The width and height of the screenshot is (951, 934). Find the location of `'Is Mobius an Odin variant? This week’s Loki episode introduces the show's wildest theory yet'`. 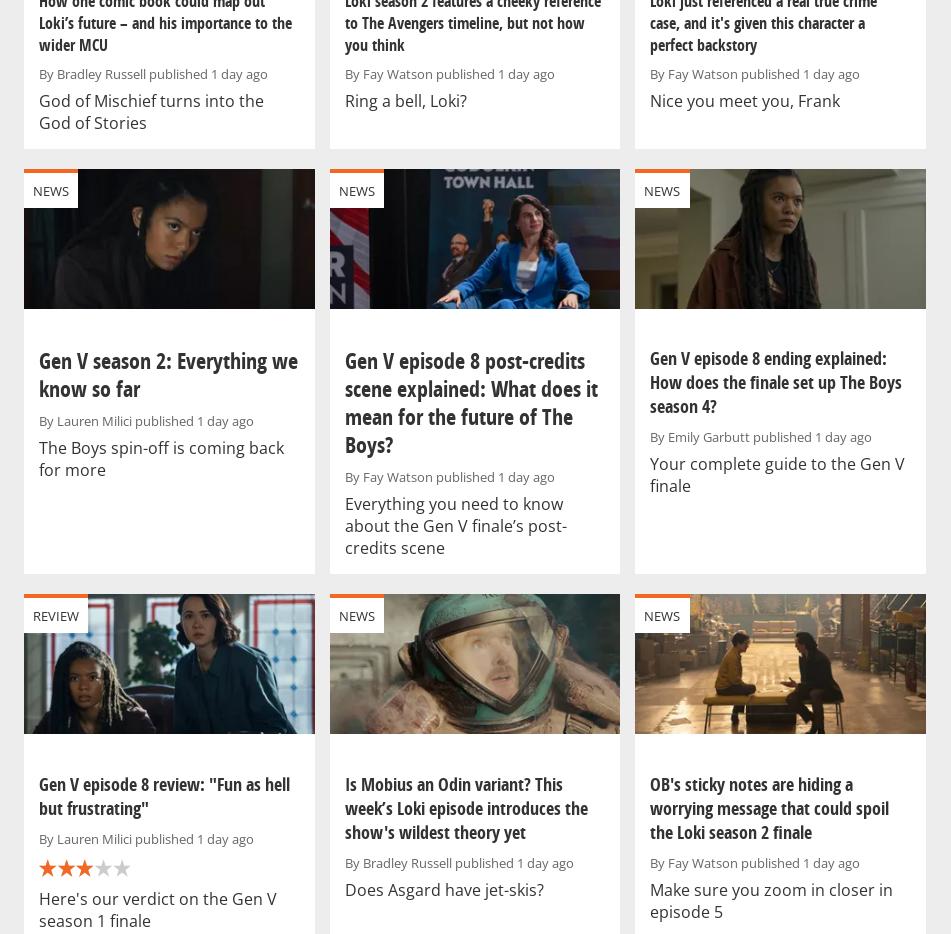

'Is Mobius an Odin variant? This week’s Loki episode introduces the show's wildest theory yet' is located at coordinates (465, 807).